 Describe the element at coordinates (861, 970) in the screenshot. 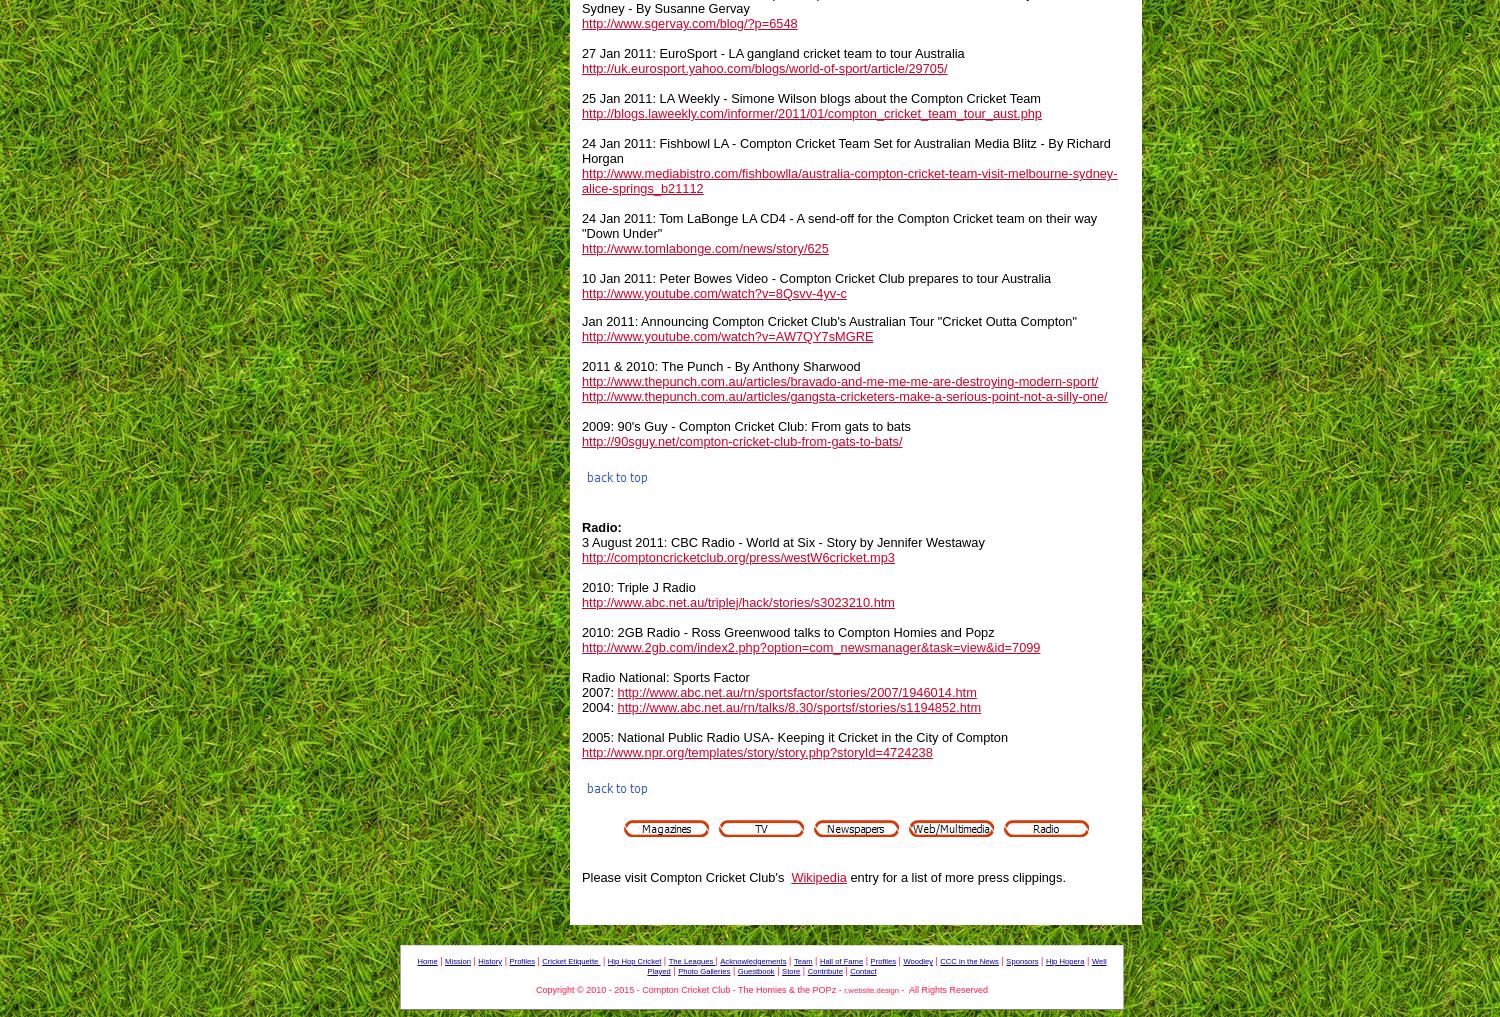

I see `'Contact'` at that location.